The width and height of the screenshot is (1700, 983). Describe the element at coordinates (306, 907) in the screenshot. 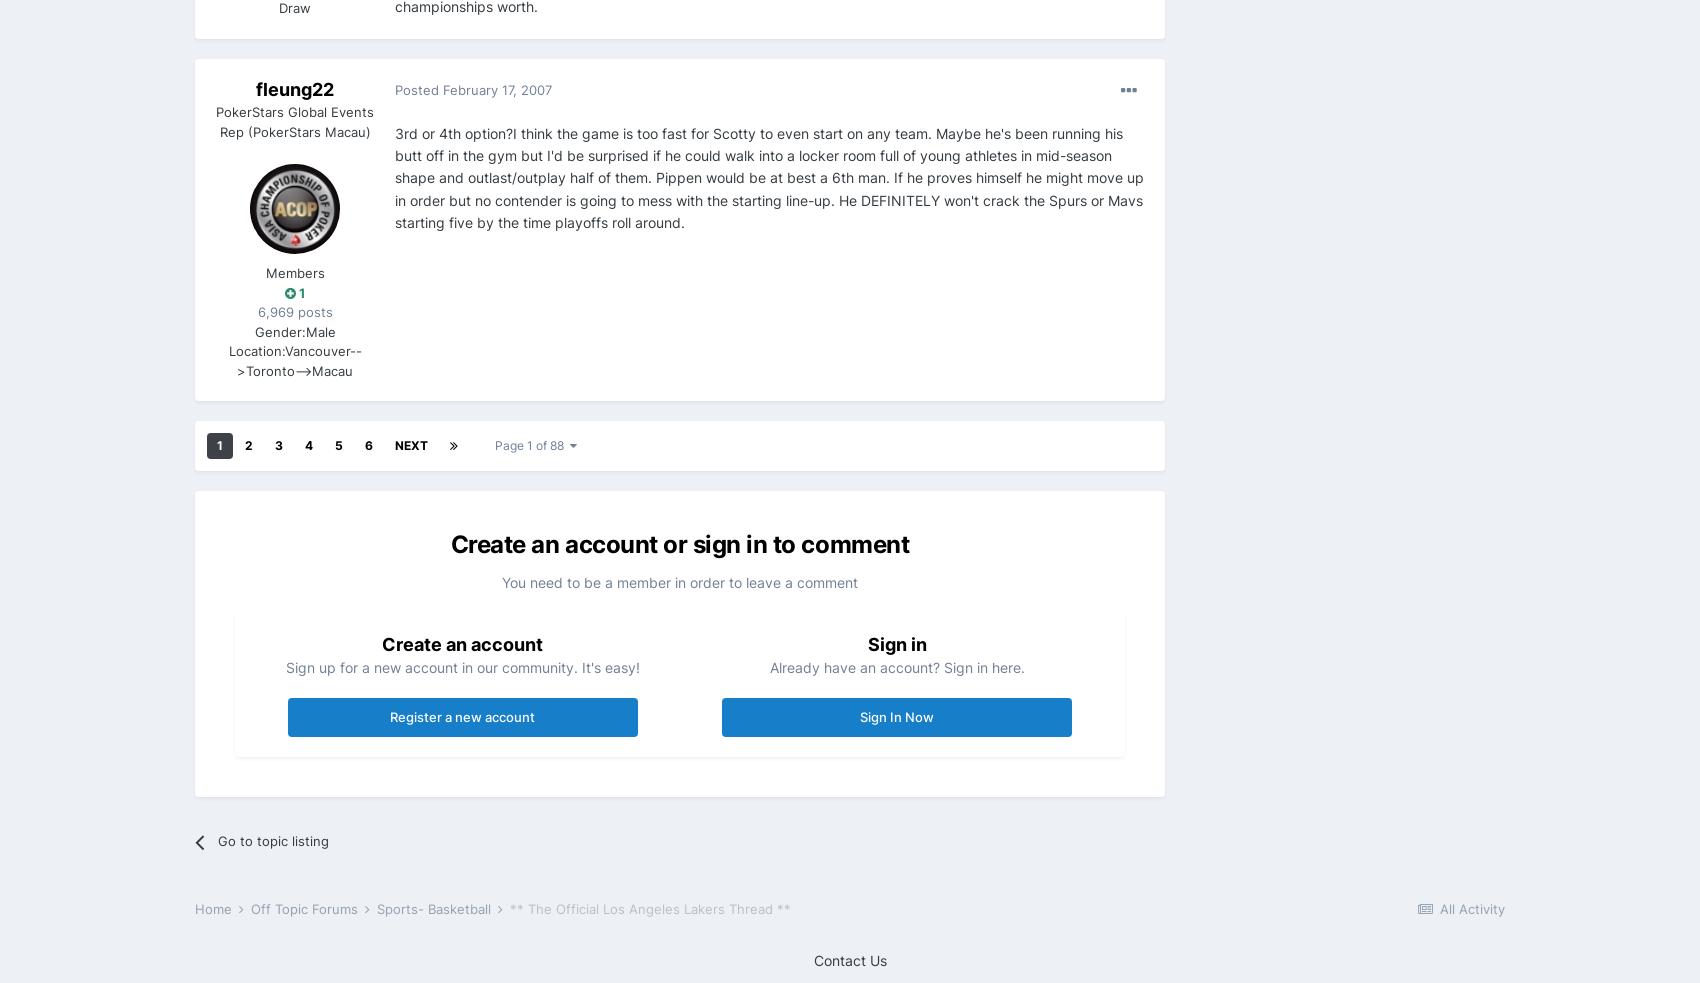

I see `'Off Topic Forums'` at that location.